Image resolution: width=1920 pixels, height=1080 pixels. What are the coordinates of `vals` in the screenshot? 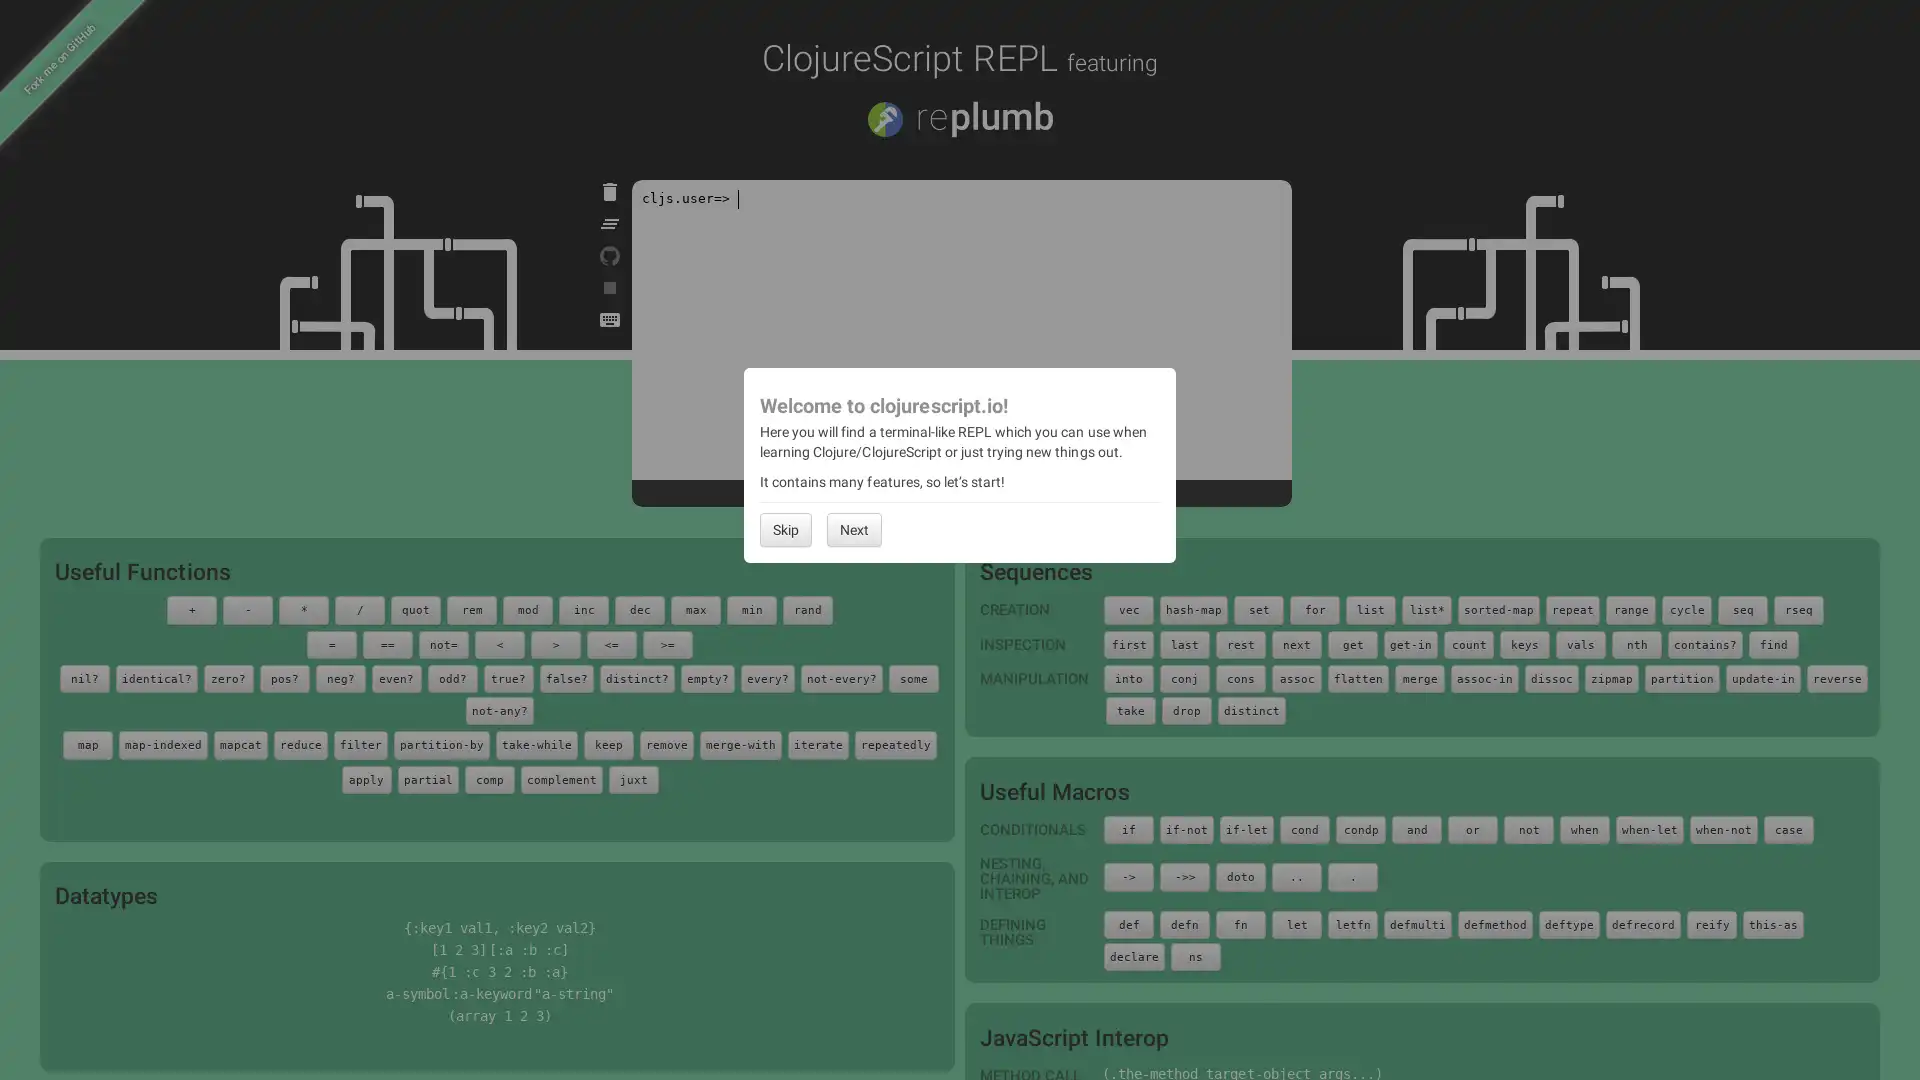 It's located at (1579, 644).